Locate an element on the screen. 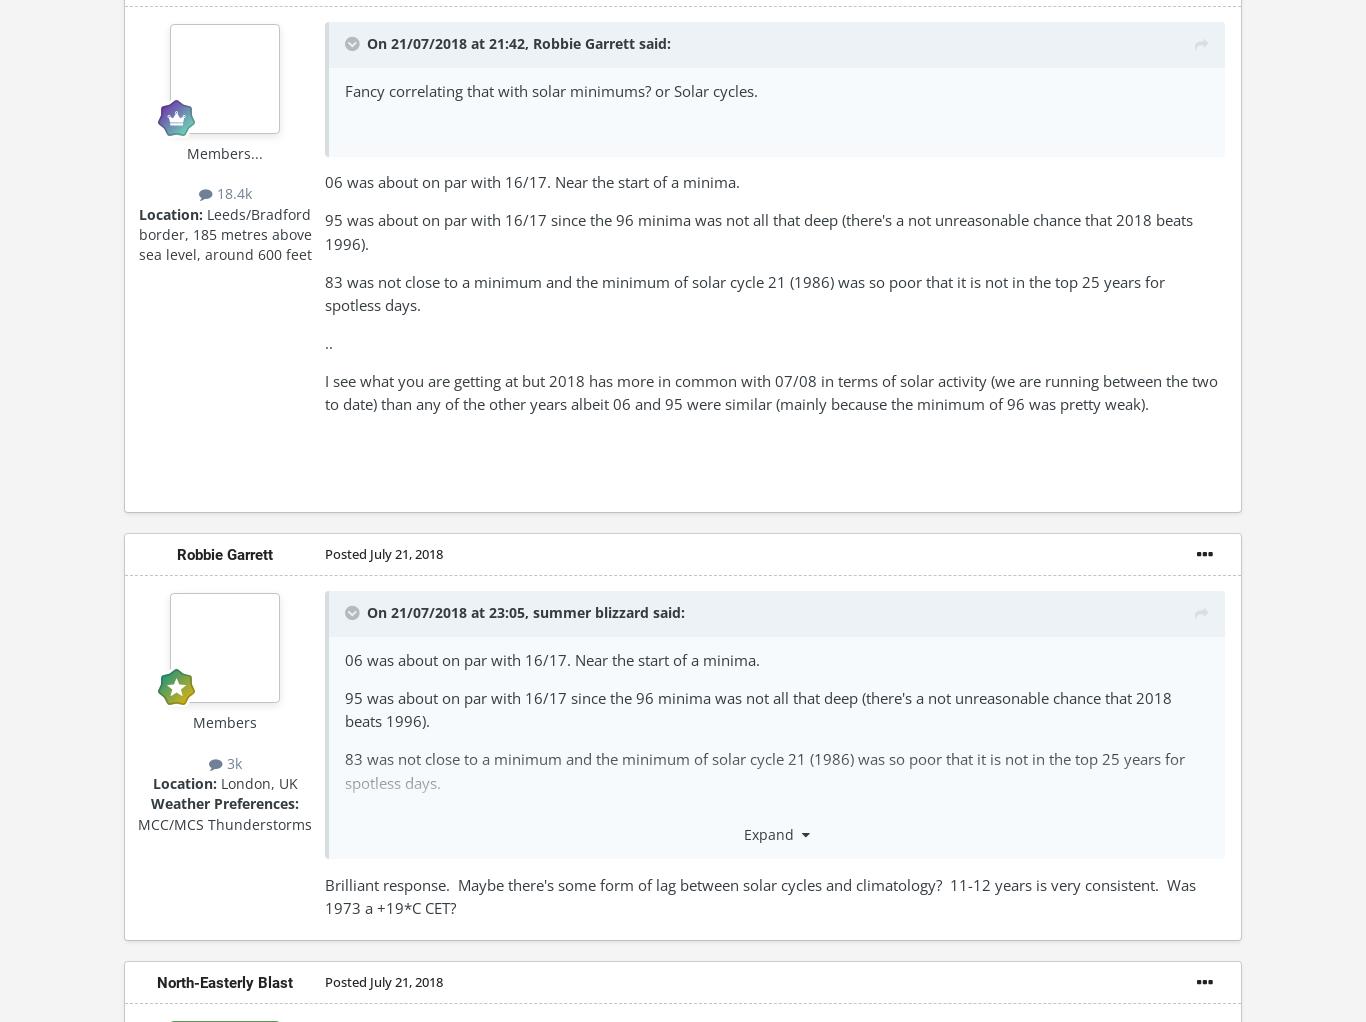  'Members' is located at coordinates (223, 722).